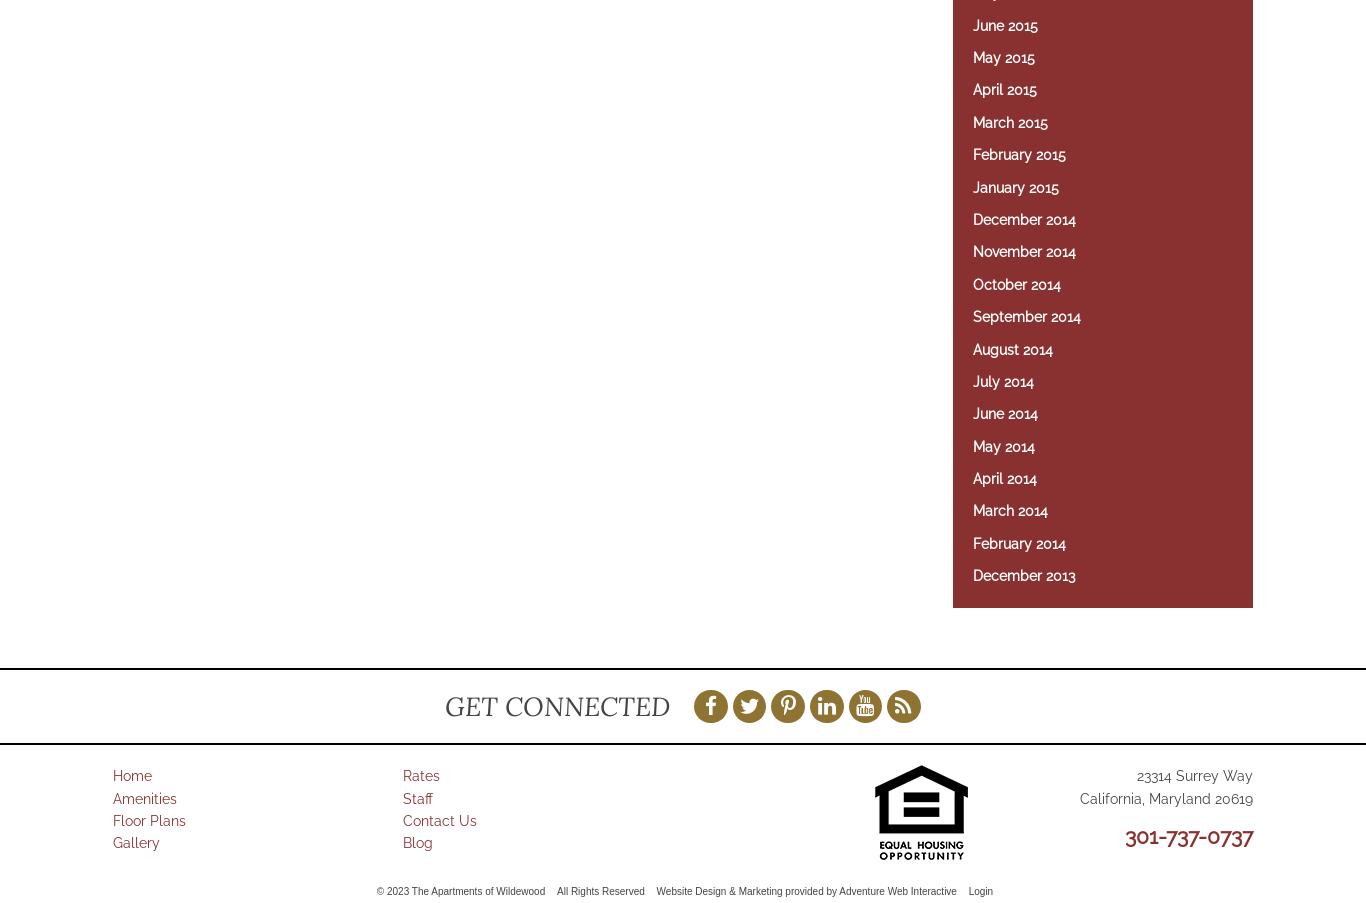 This screenshot has height=903, width=1366. What do you see at coordinates (1004, 56) in the screenshot?
I see `'May 2015'` at bounding box center [1004, 56].